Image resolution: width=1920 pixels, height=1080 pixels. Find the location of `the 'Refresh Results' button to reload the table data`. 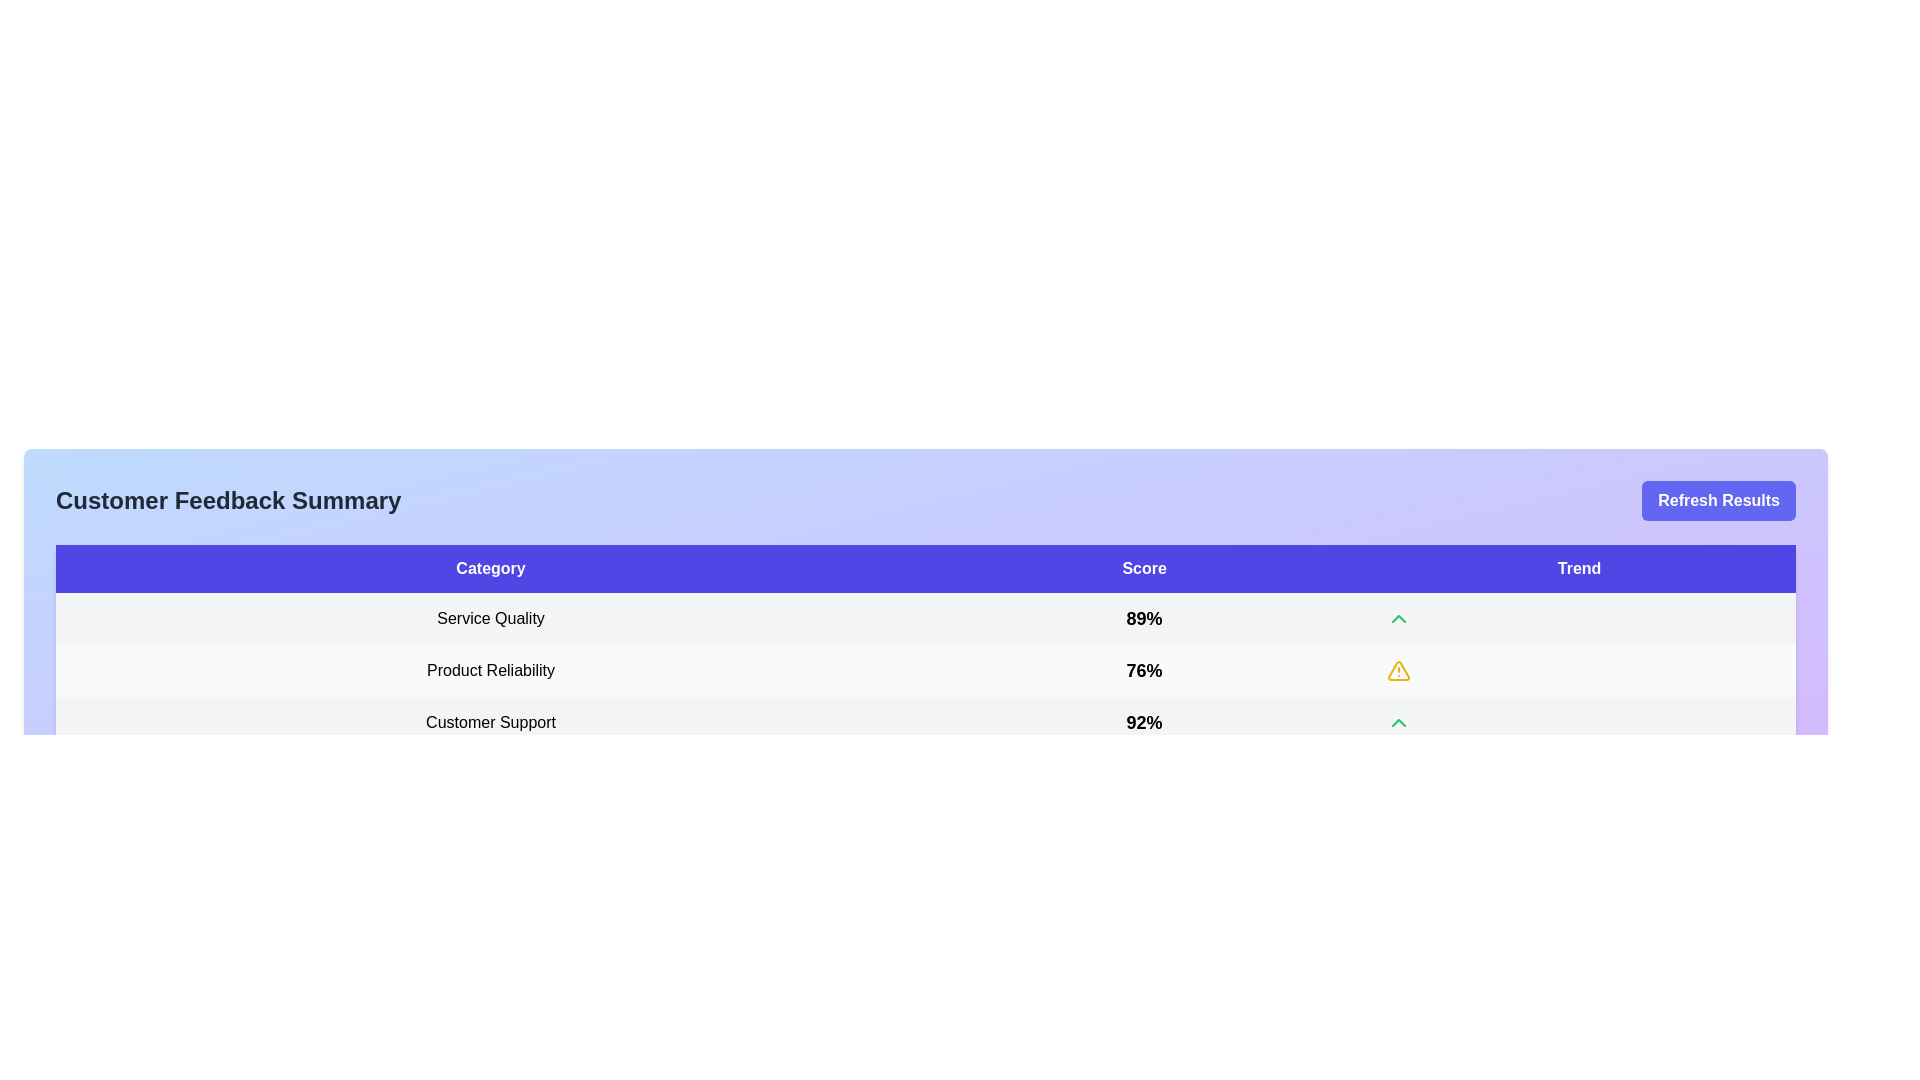

the 'Refresh Results' button to reload the table data is located at coordinates (1717, 500).